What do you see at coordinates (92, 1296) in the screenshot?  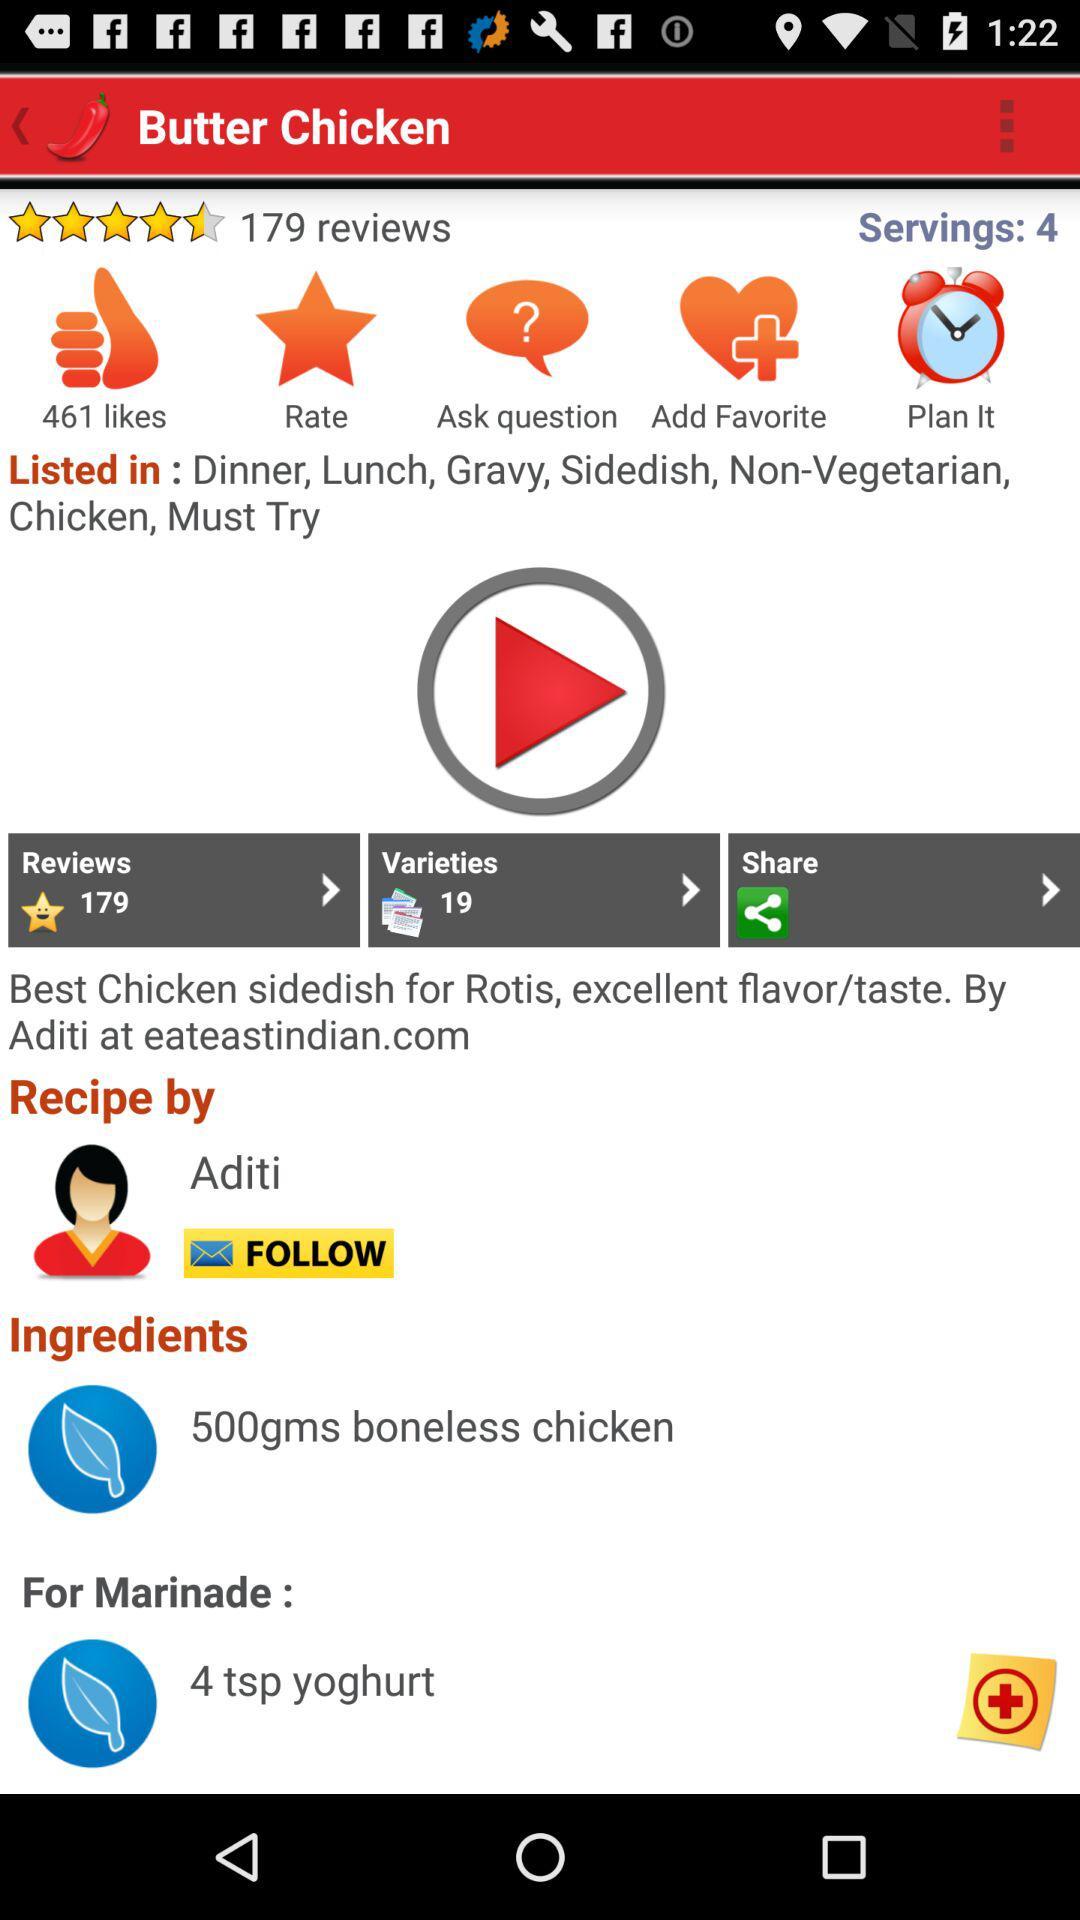 I see `the avatar icon` at bounding box center [92, 1296].